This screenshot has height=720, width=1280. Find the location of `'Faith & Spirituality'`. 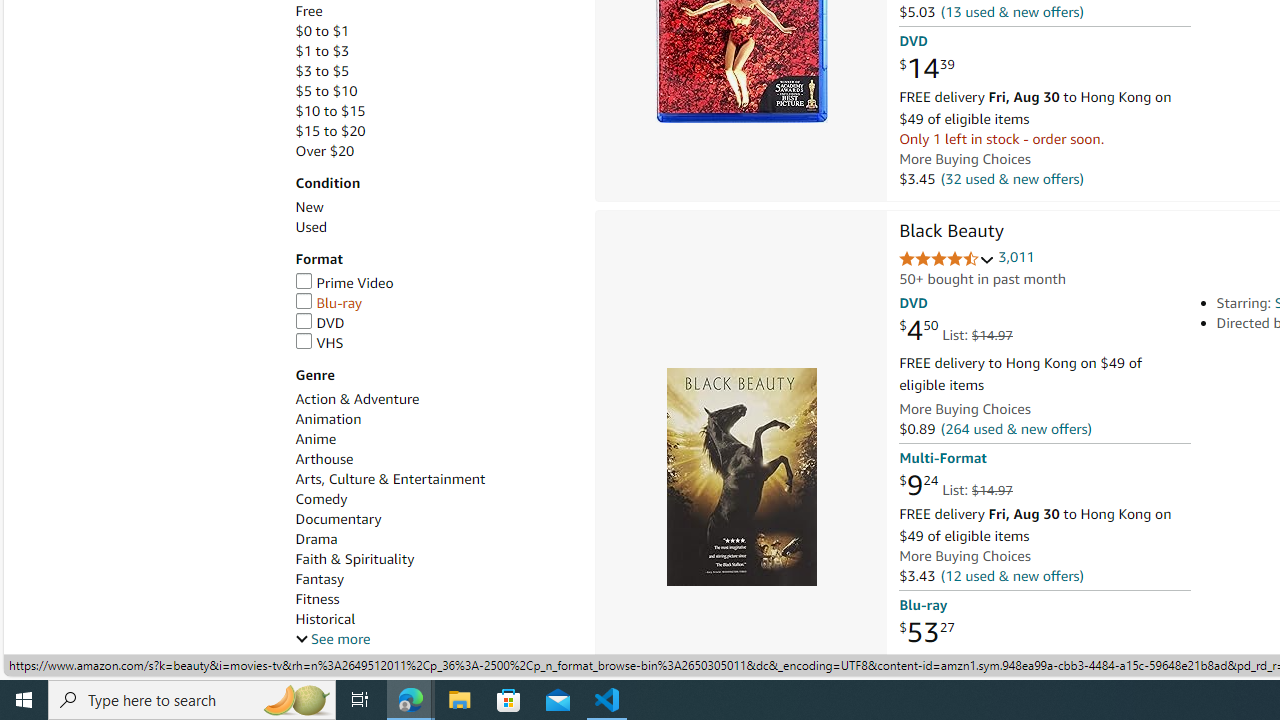

'Faith & Spirituality' is located at coordinates (354, 559).